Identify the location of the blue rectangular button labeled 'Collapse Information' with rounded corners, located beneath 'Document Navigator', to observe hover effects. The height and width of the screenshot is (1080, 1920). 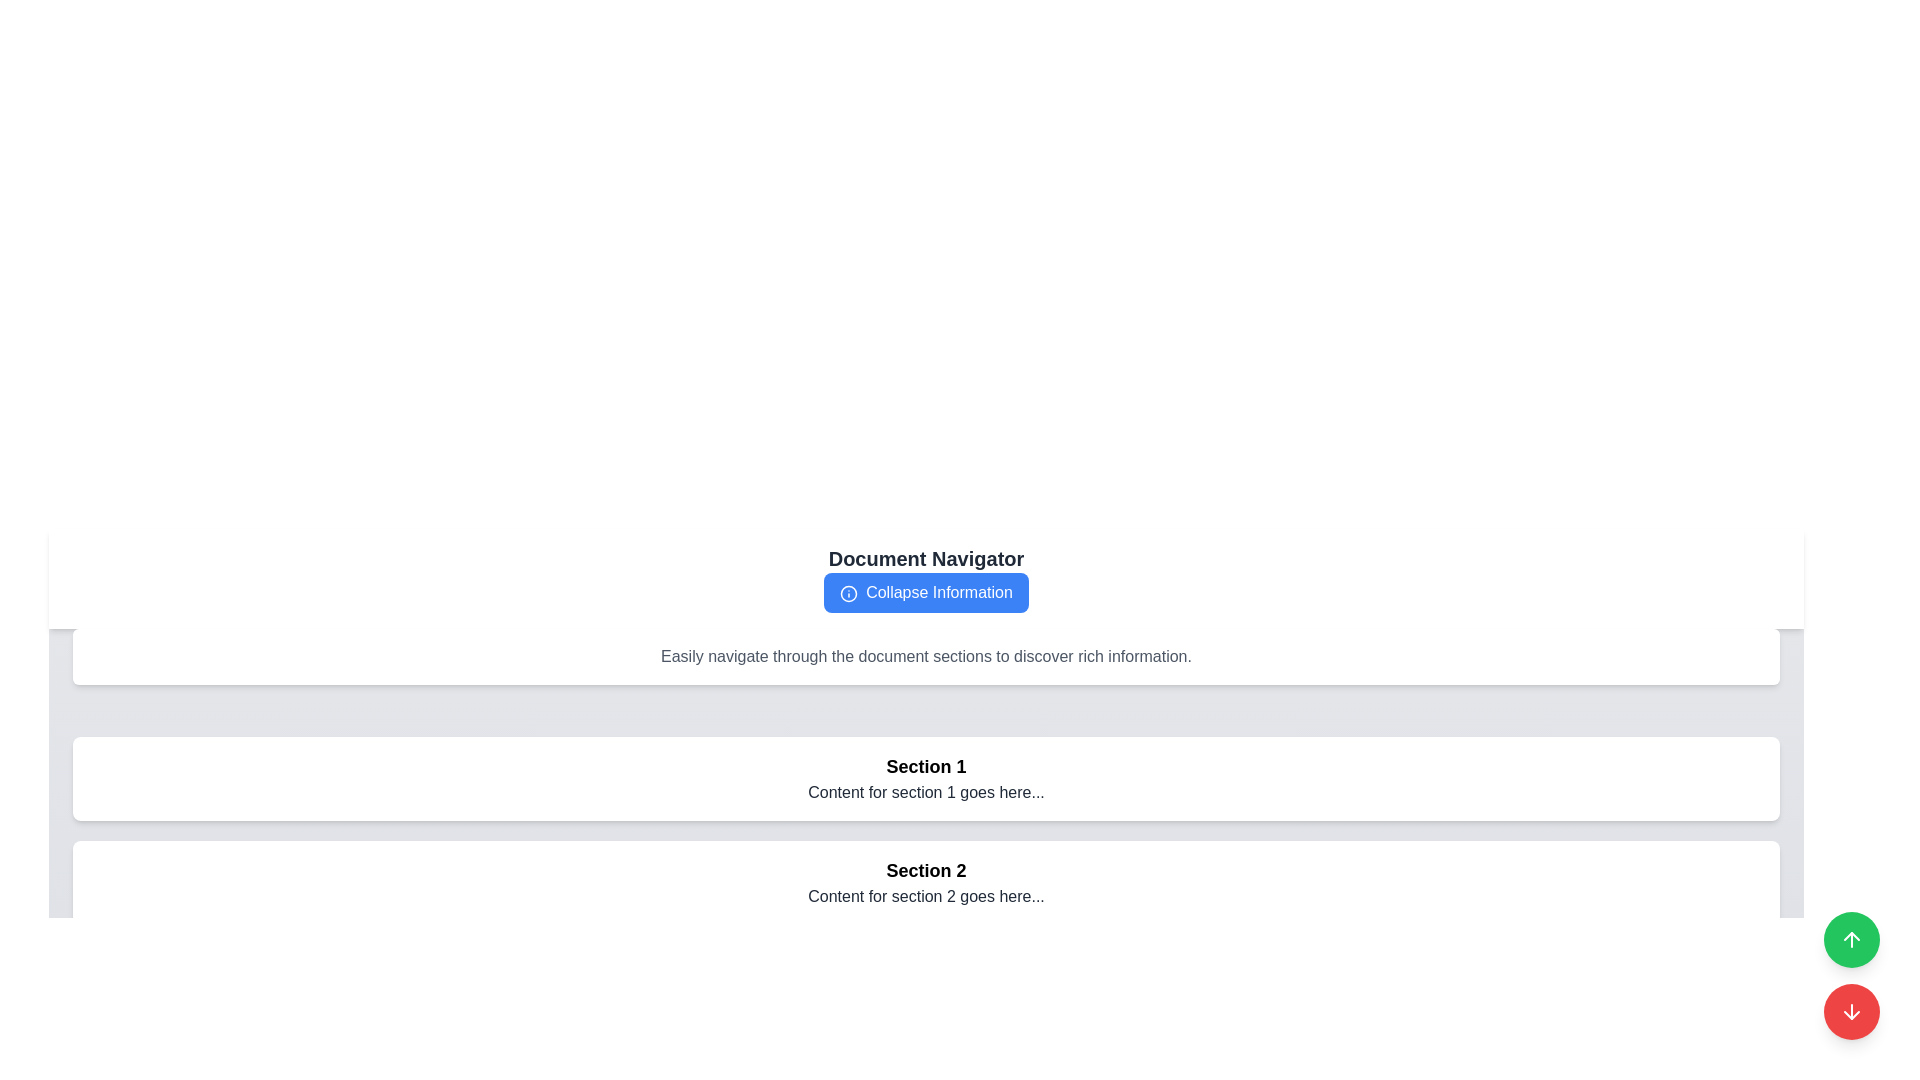
(925, 592).